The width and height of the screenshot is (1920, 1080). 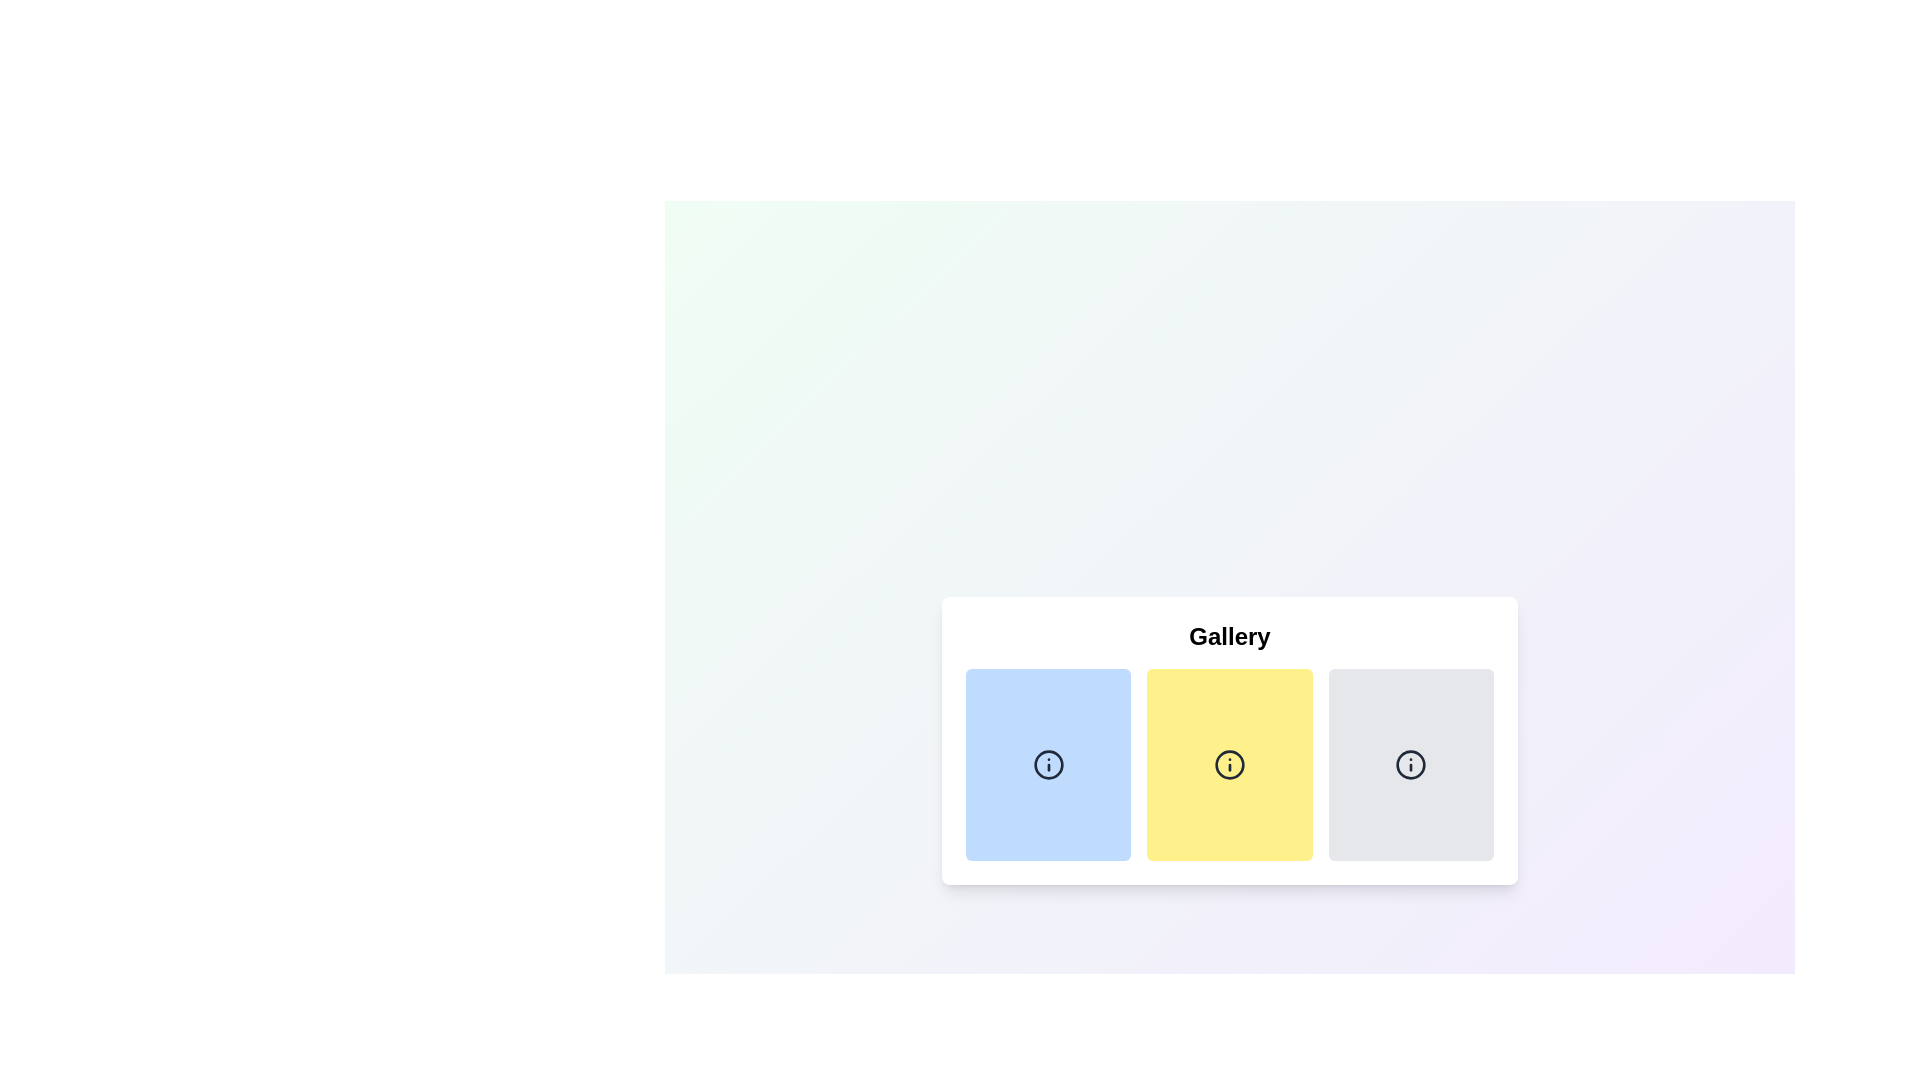 What do you see at coordinates (1228, 740) in the screenshot?
I see `the second visual card in the gallery layout, which is located beneath the 'Gallery' heading and between the first blue card and third grey card` at bounding box center [1228, 740].